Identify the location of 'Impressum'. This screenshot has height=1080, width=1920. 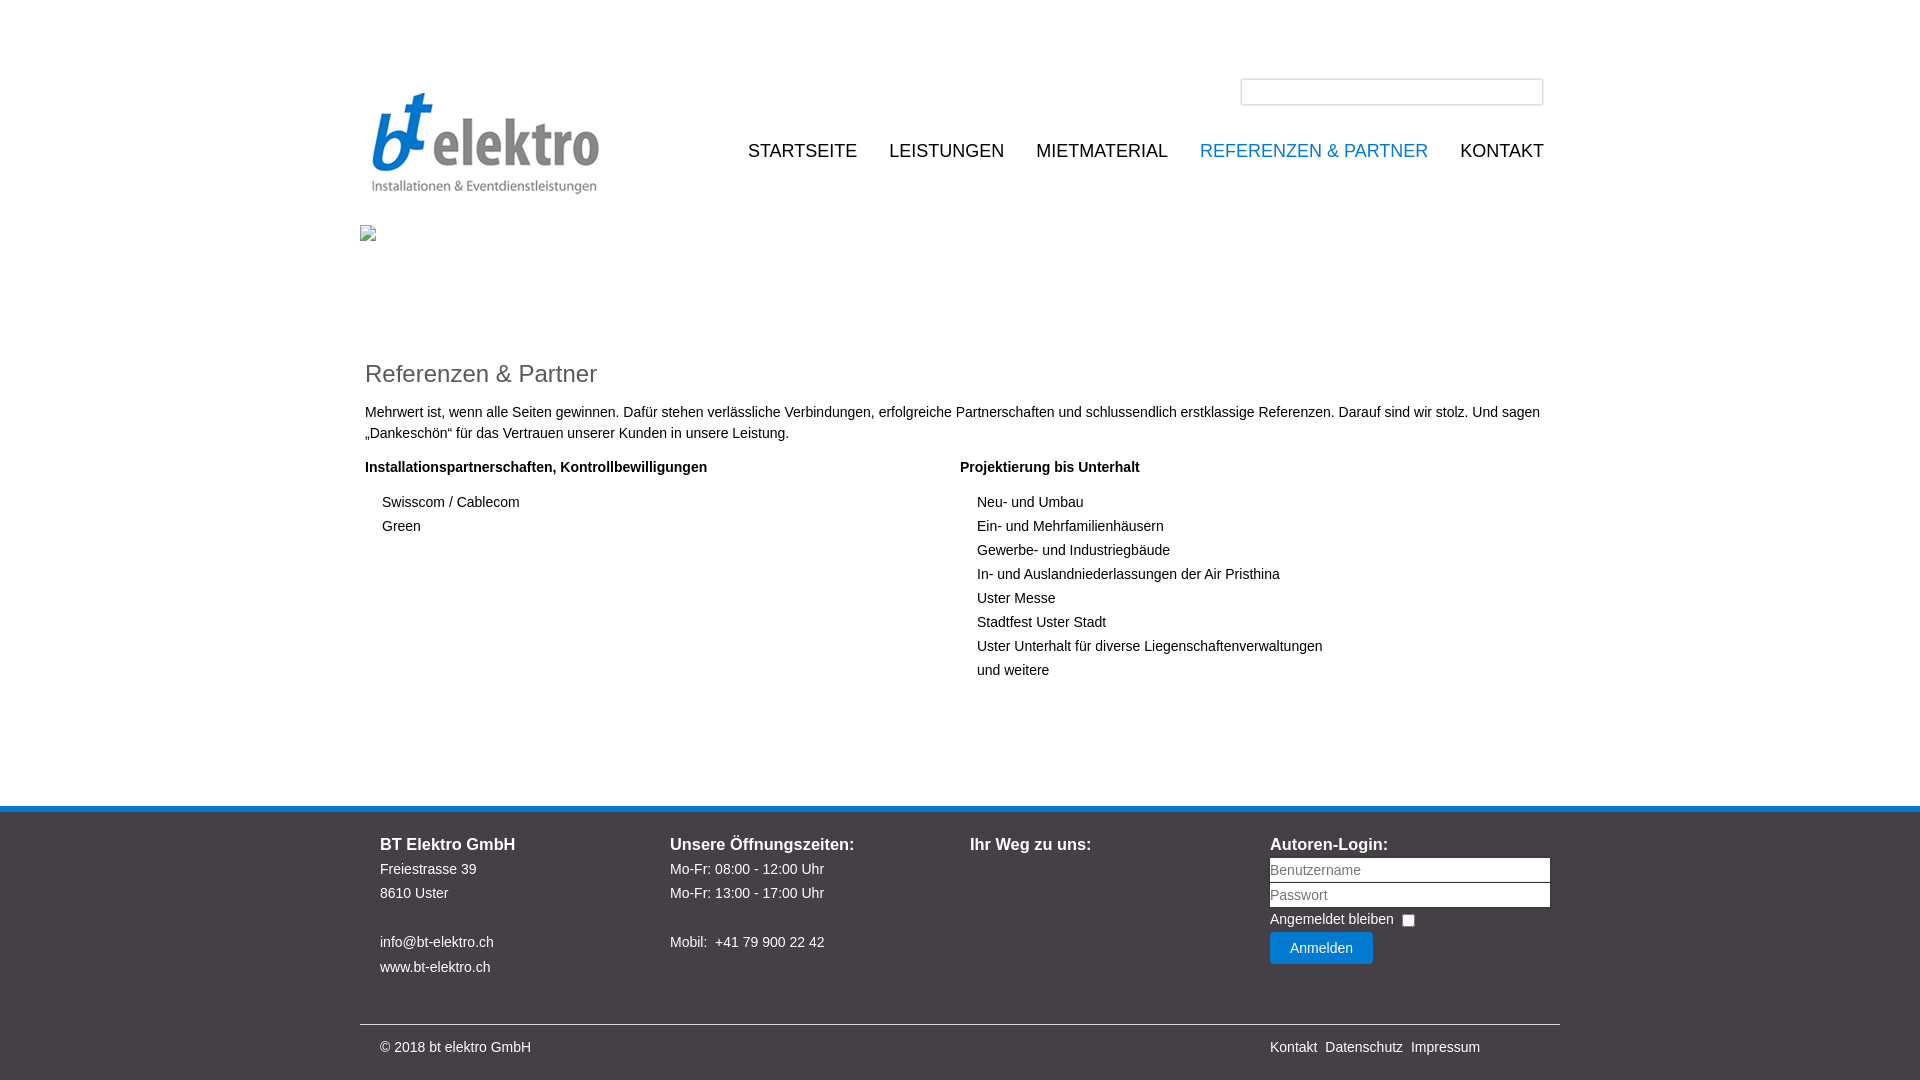
(1445, 1045).